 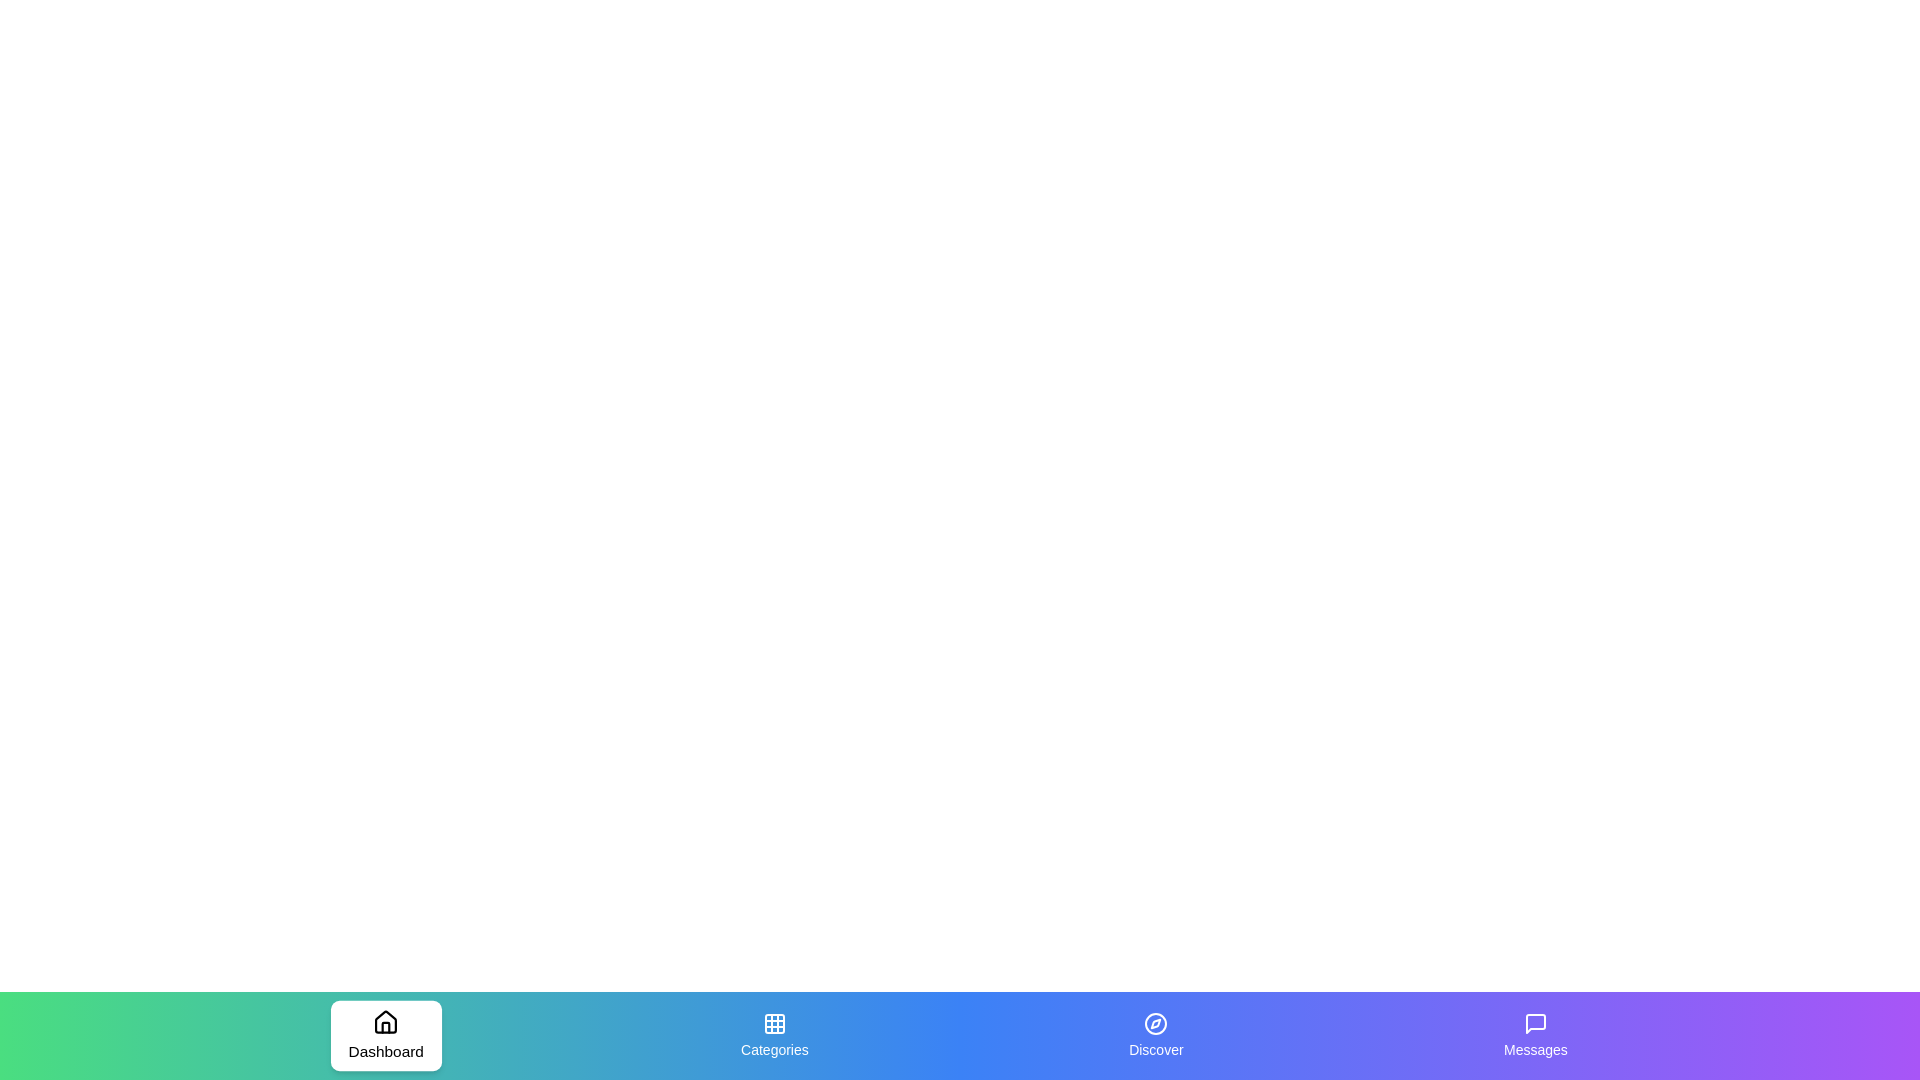 What do you see at coordinates (1535, 1035) in the screenshot?
I see `the Messages tab by clicking on its icon or label` at bounding box center [1535, 1035].